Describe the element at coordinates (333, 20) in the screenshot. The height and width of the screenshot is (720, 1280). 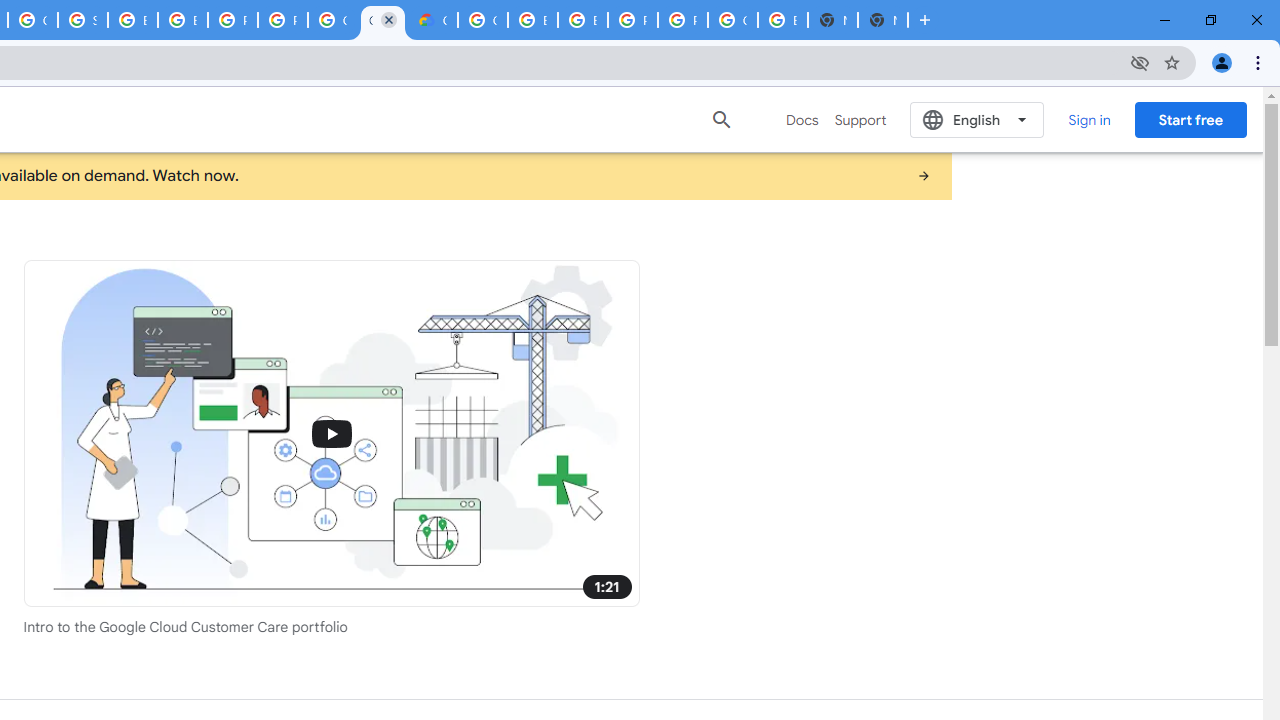
I see `'Google Cloud Platform'` at that location.